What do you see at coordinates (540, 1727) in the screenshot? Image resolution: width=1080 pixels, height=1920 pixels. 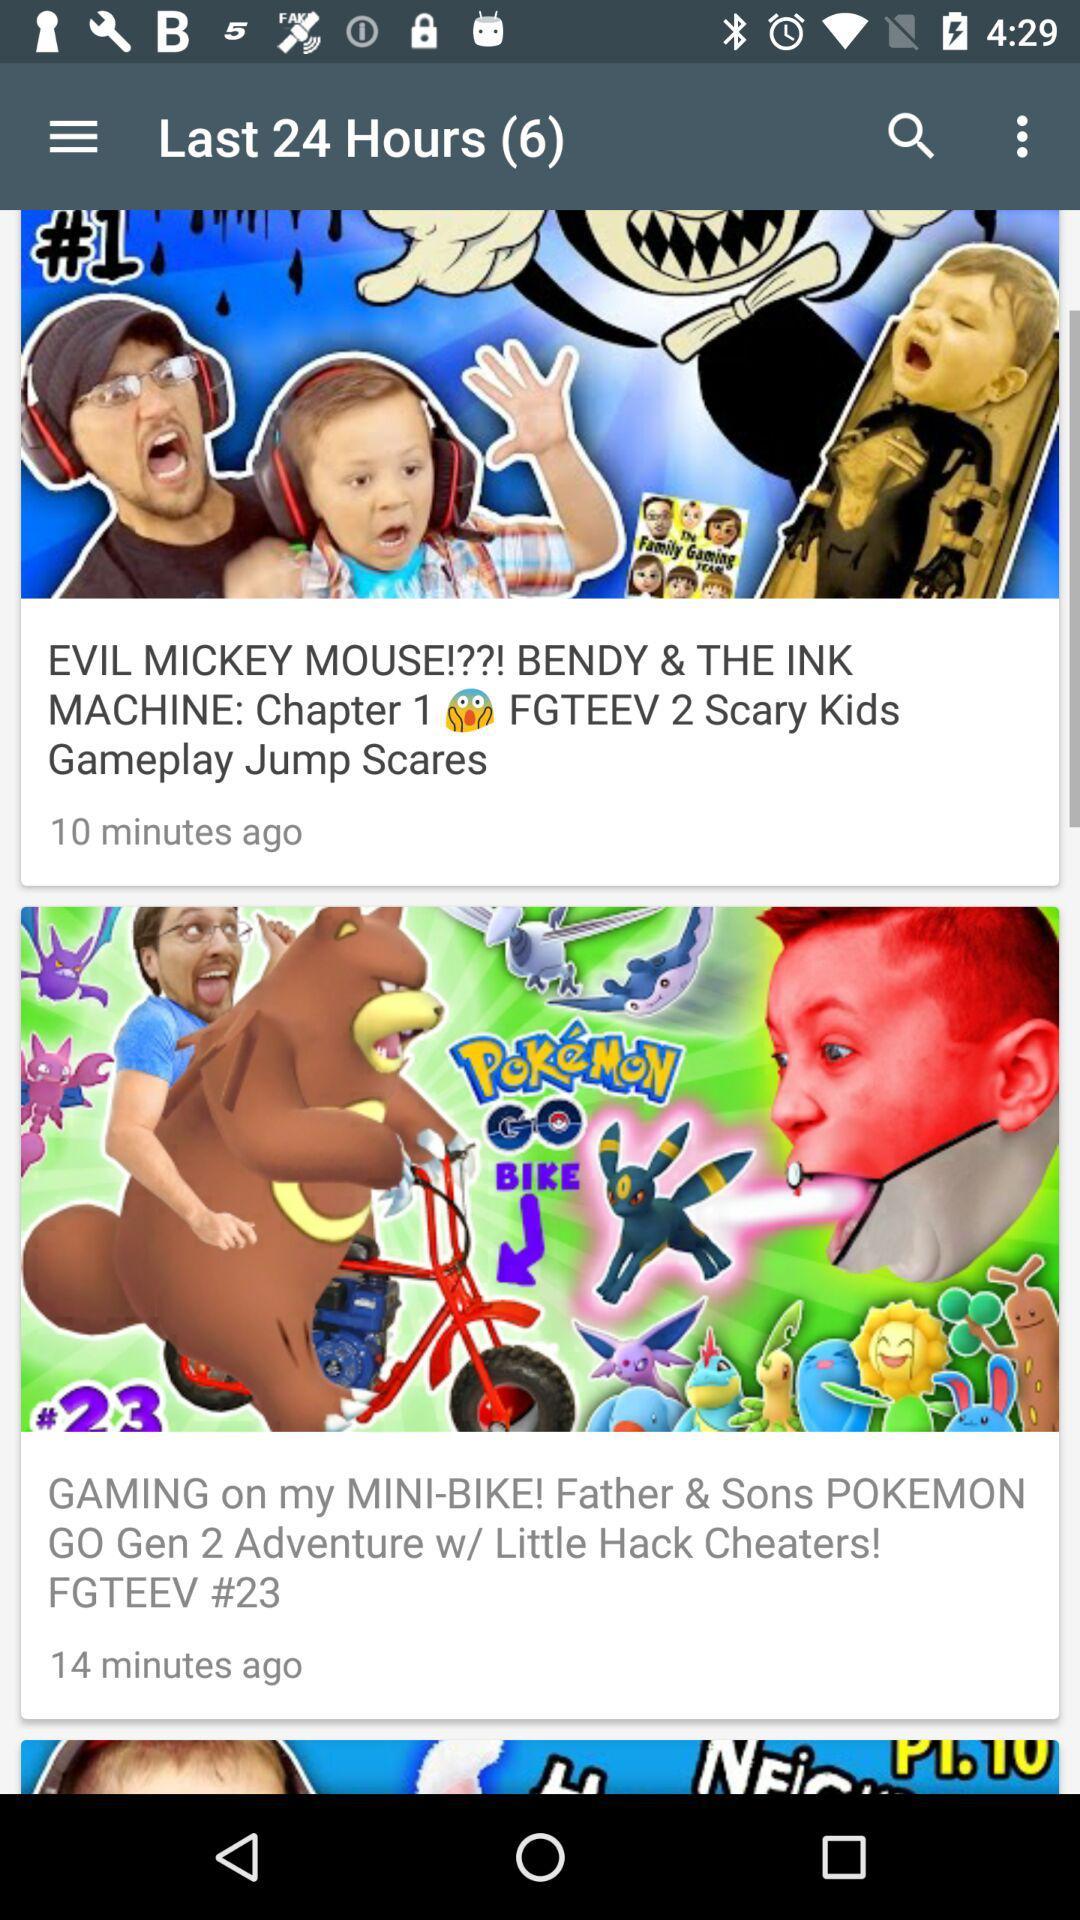 I see `advertisement` at bounding box center [540, 1727].